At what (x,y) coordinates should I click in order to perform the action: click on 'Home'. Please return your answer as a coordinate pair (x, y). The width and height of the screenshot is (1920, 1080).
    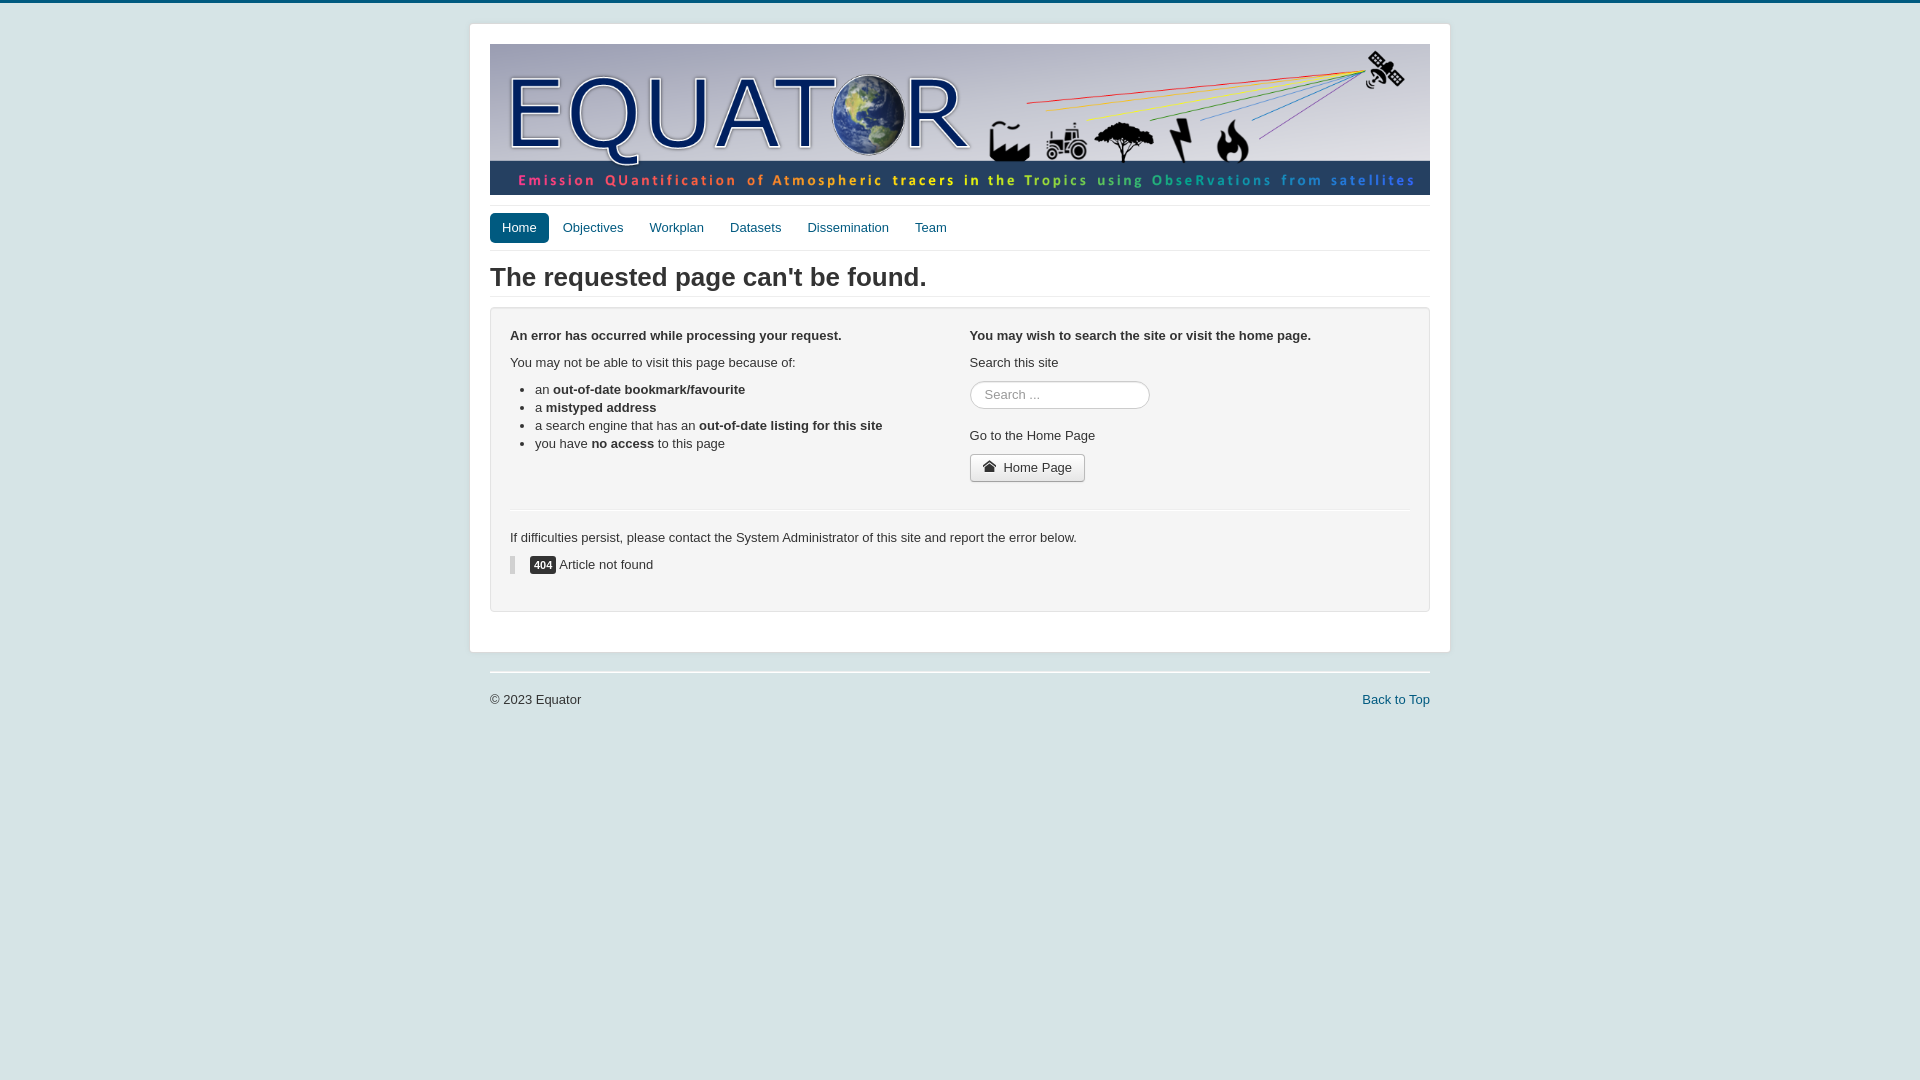
    Looking at the image, I should click on (519, 226).